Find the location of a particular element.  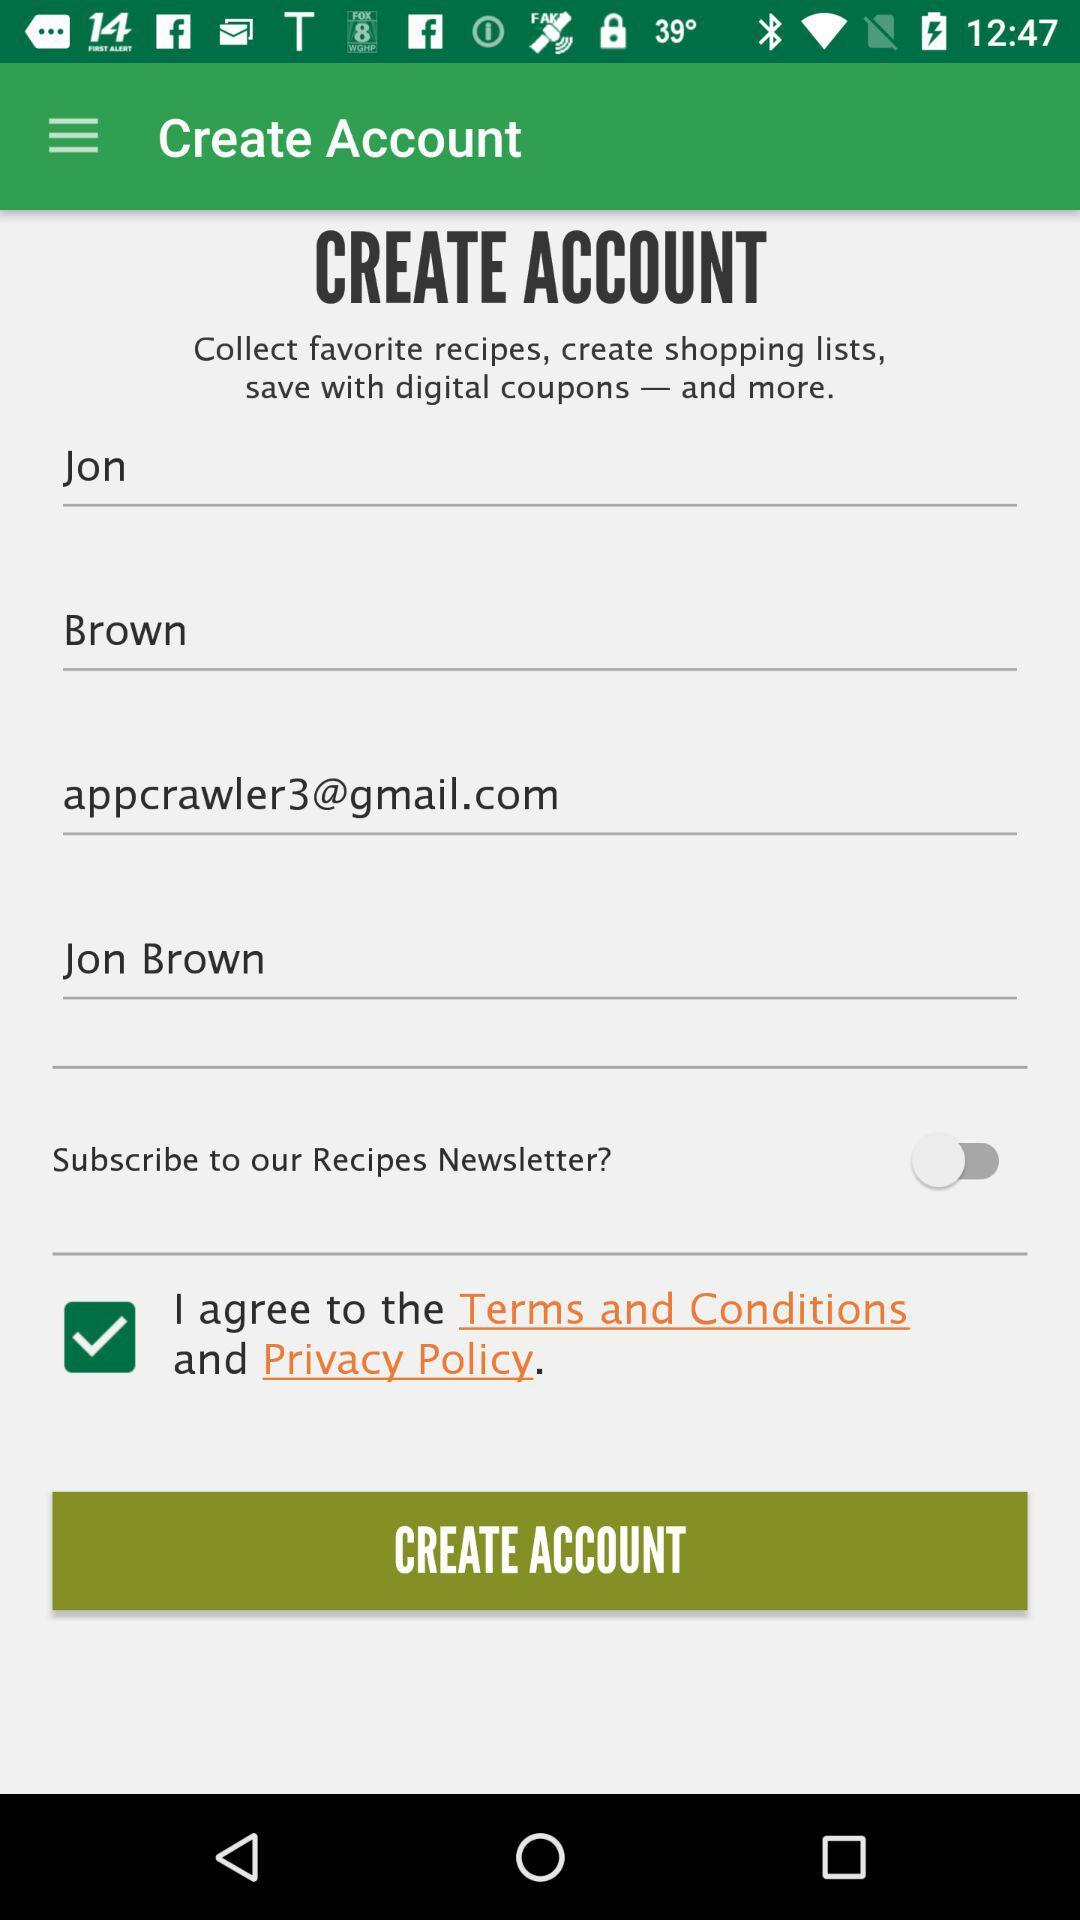

autoplay option is located at coordinates (922, 1160).